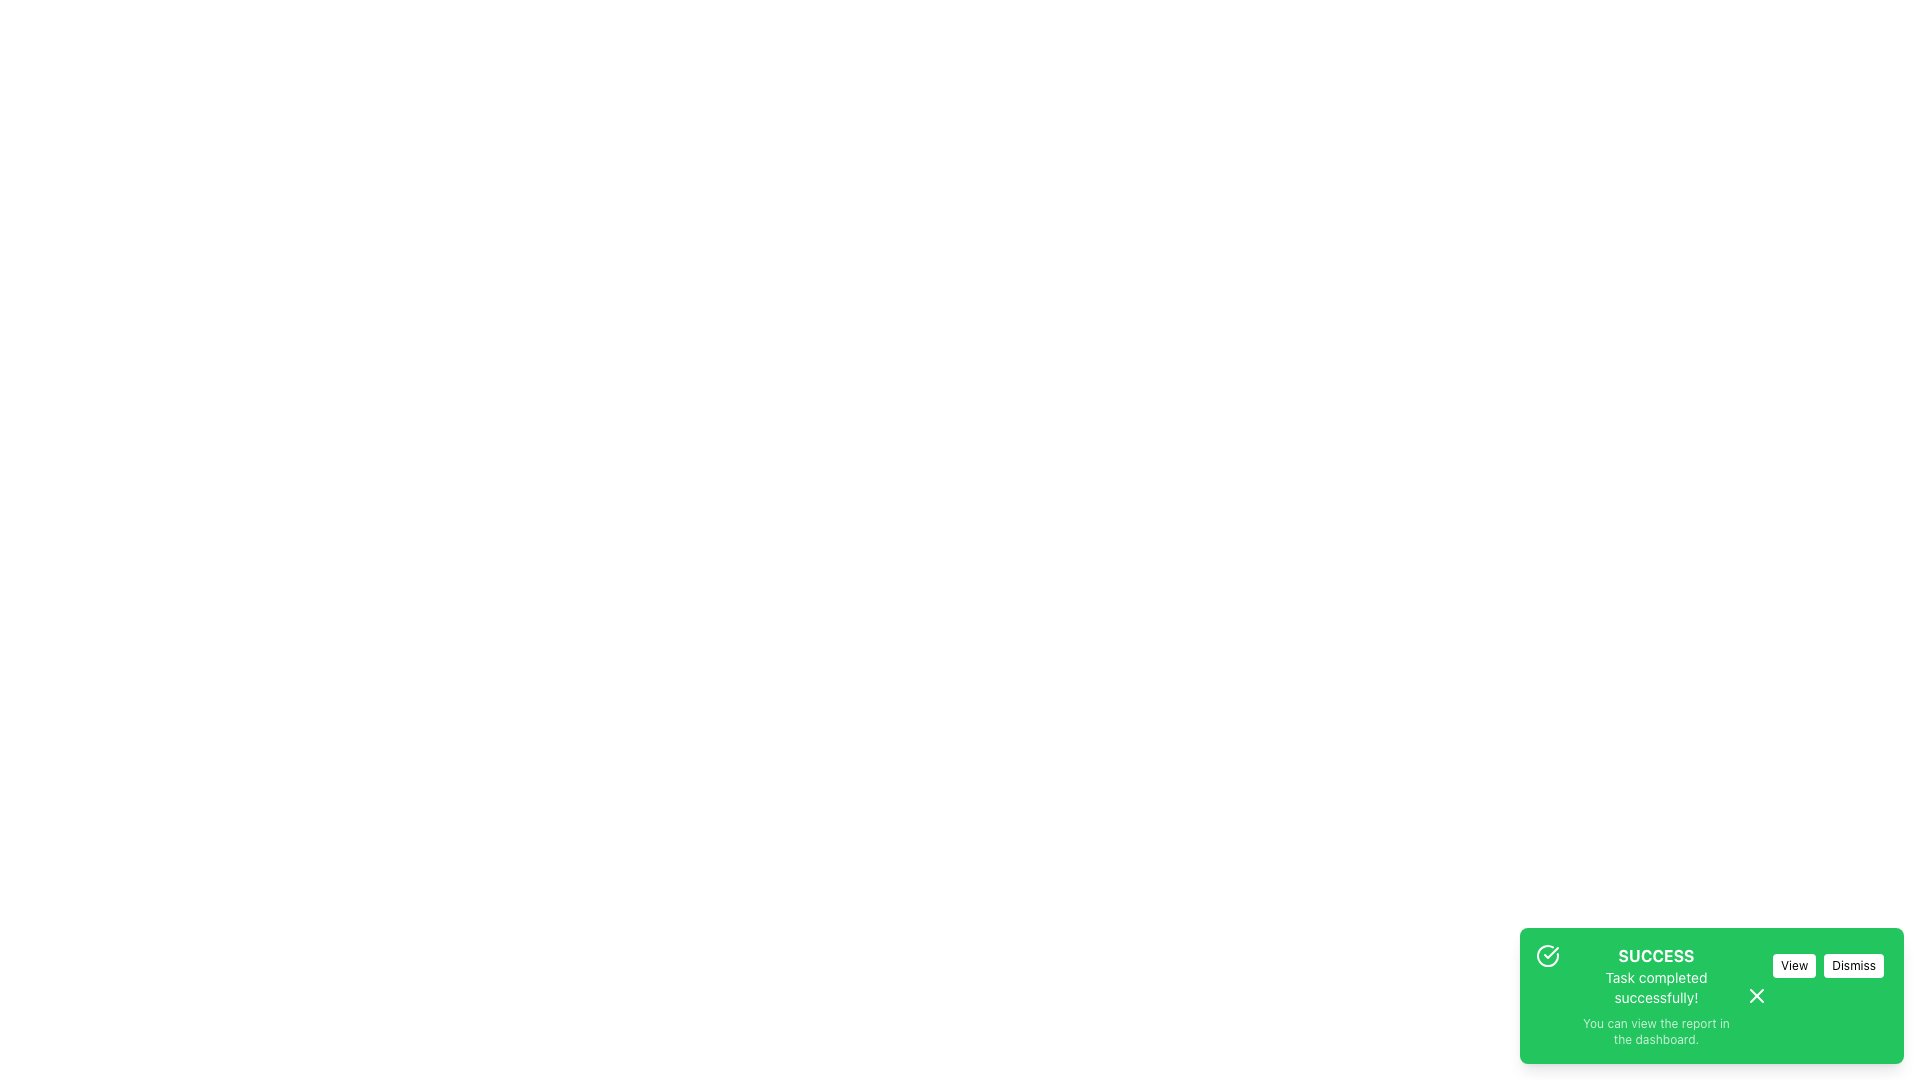  What do you see at coordinates (1853, 964) in the screenshot?
I see `the 'Dismiss' button, a small rectangular button with rounded corners and the text 'Dismiss' in black on a white background, located in the lower-right area of the green notification card` at bounding box center [1853, 964].